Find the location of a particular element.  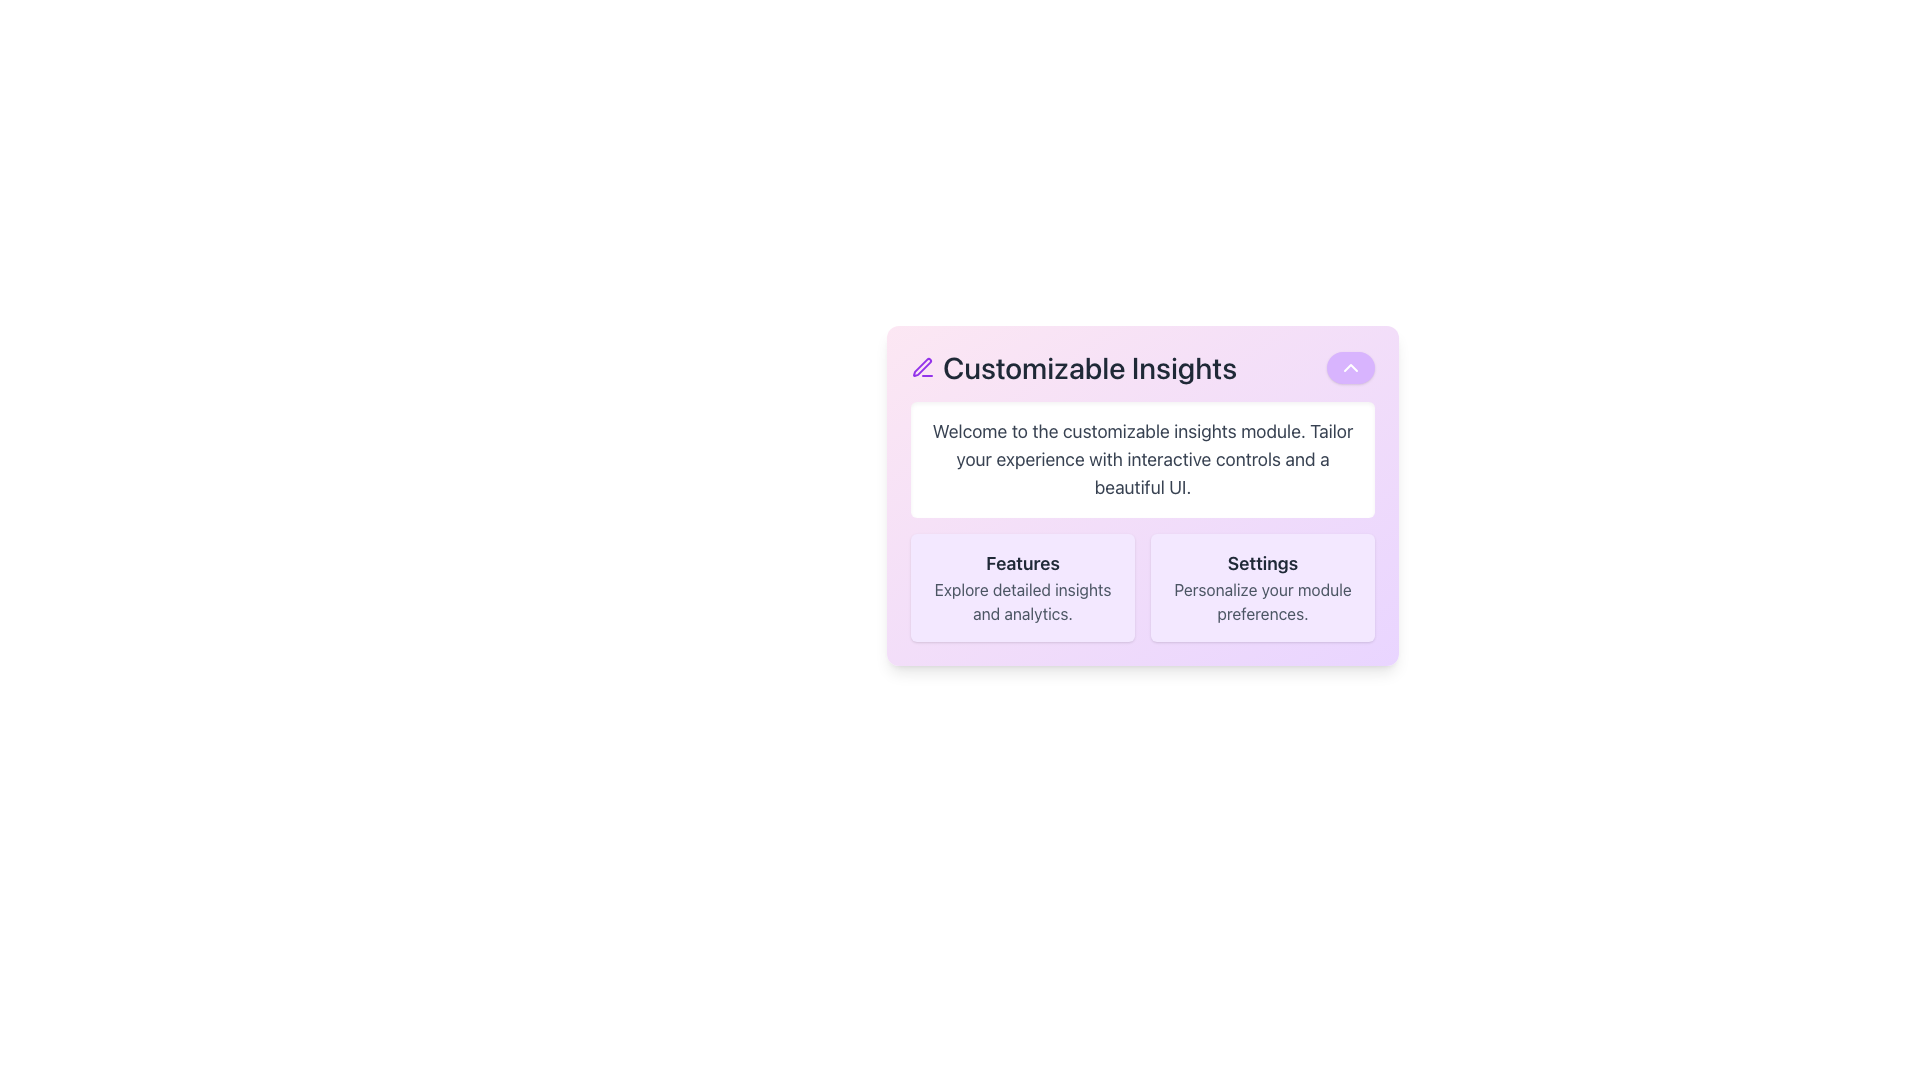

the icon associated with the 'Customizable Insights' module, which is positioned to the left of the text in the header area is located at coordinates (921, 367).